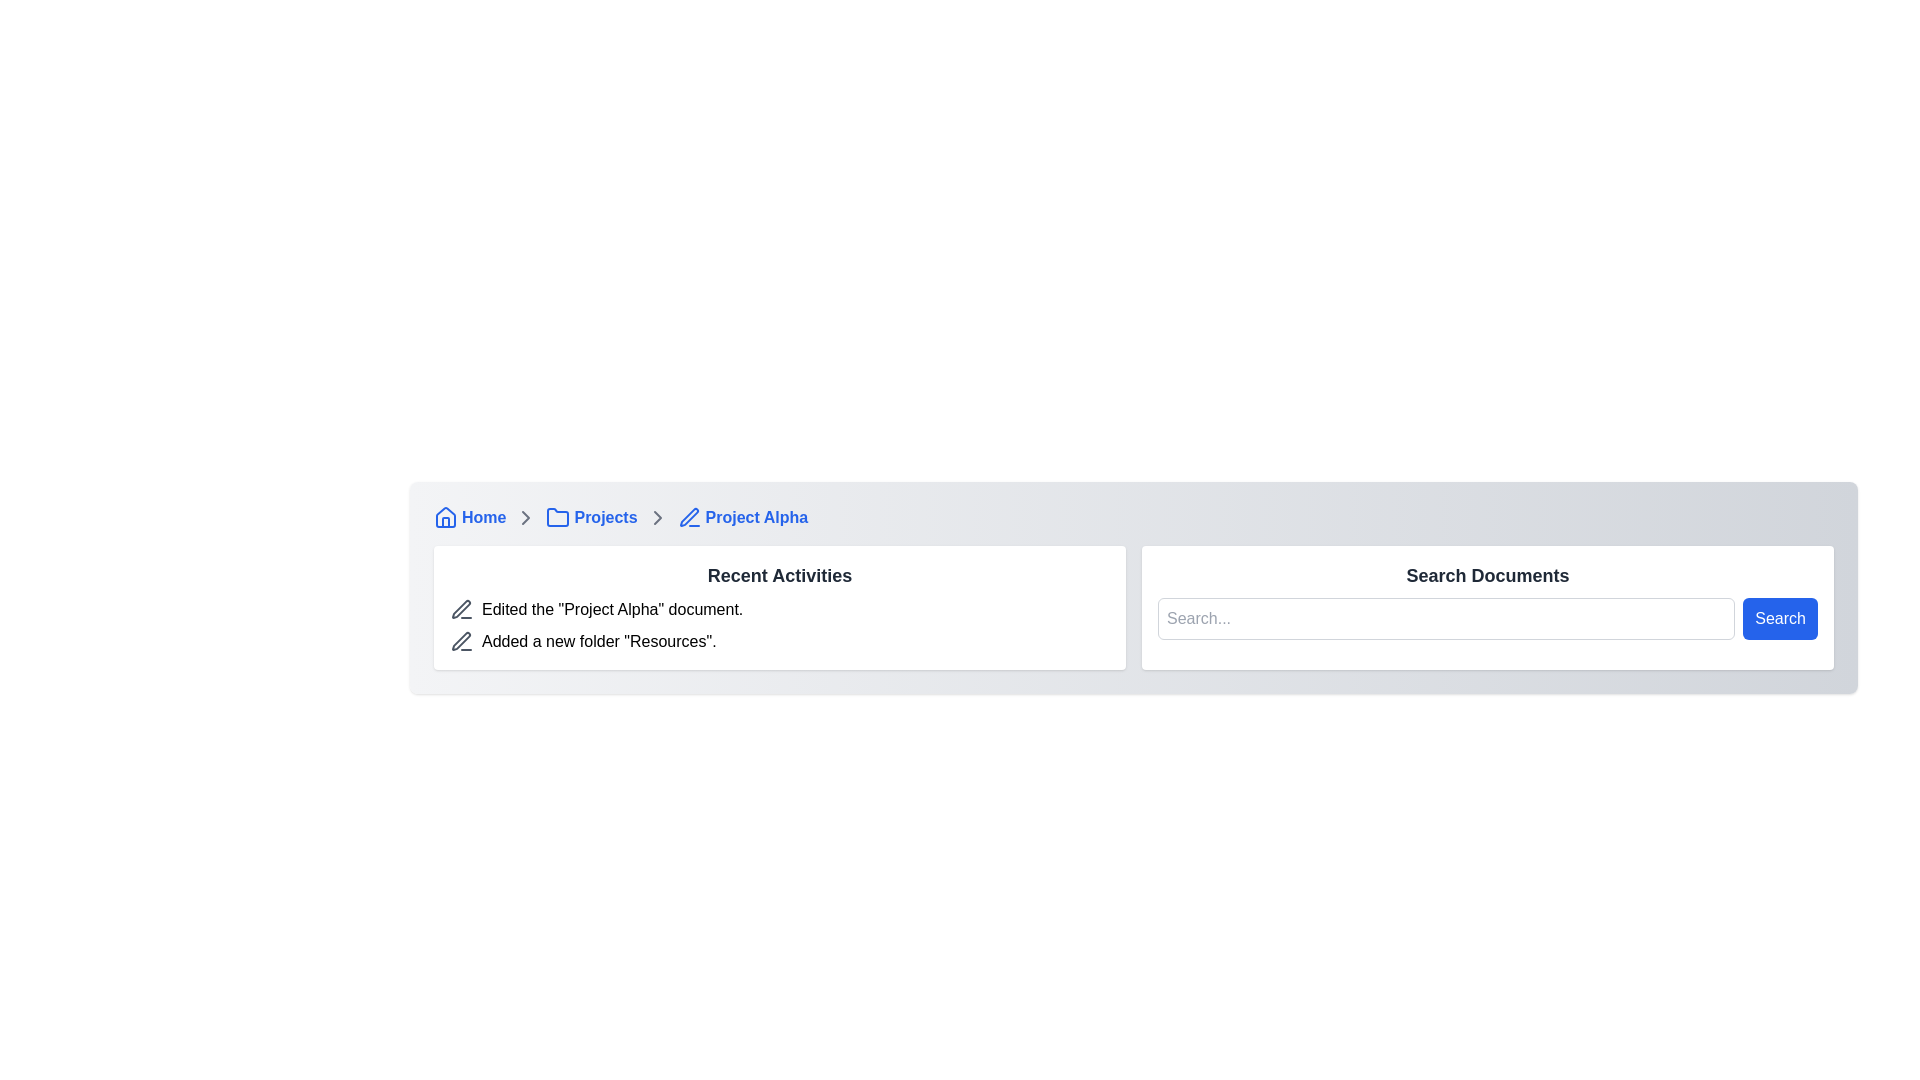 The height and width of the screenshot is (1080, 1920). I want to click on the text label displaying 'Project Alpha' in the breadcrumb navigation bar, which indicates the current location within the navigation structure, so click(755, 516).